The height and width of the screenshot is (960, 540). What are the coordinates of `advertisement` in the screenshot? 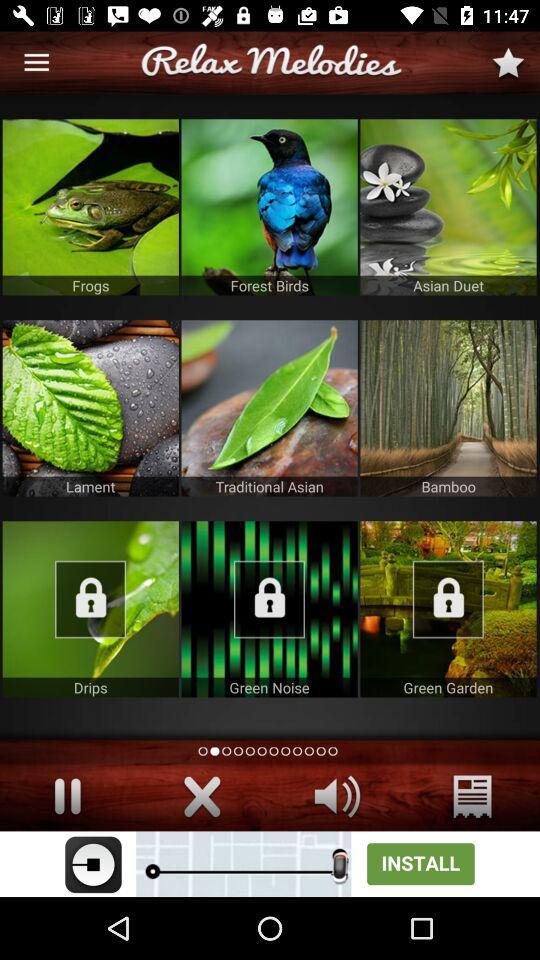 It's located at (89, 407).